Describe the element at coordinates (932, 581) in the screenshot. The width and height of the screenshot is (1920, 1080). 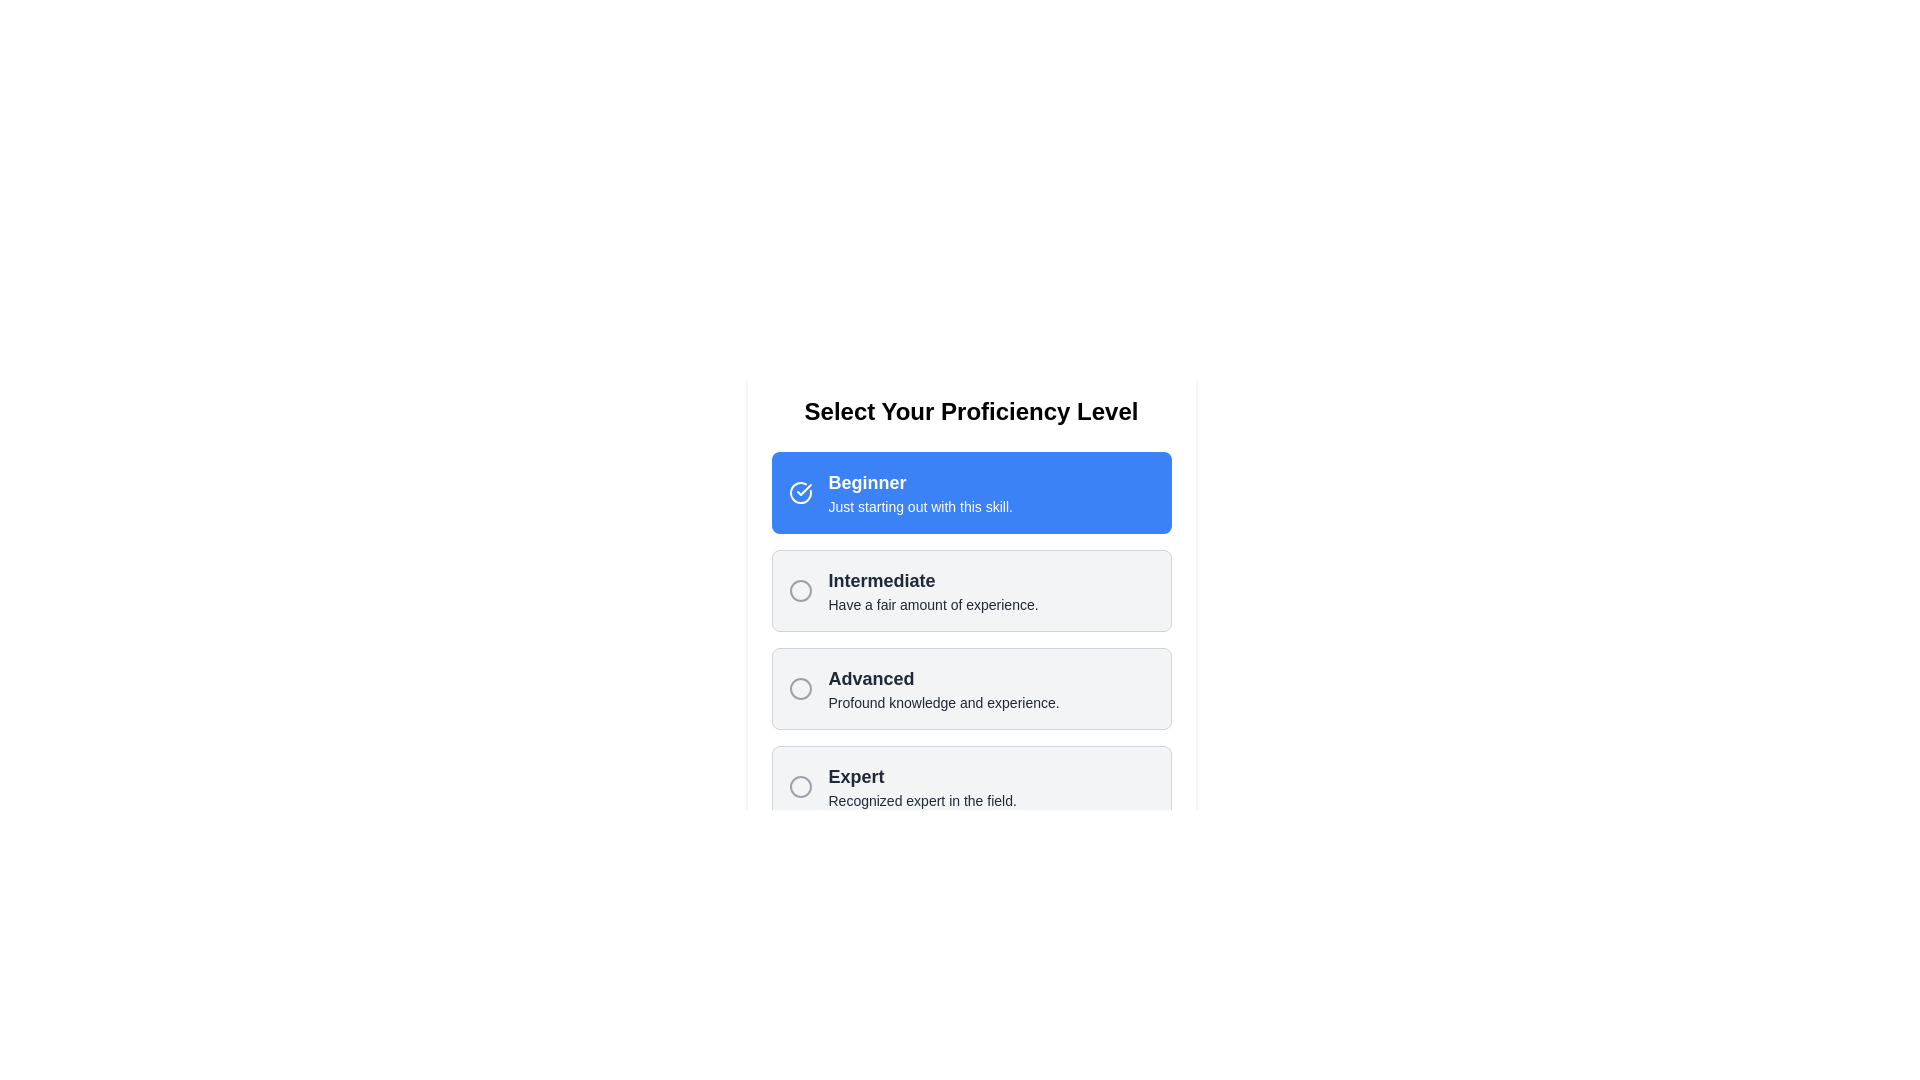
I see `the 'Intermediate' label, which is the bold header of the second option in the 'Select Your Proficiency Level' list` at that location.